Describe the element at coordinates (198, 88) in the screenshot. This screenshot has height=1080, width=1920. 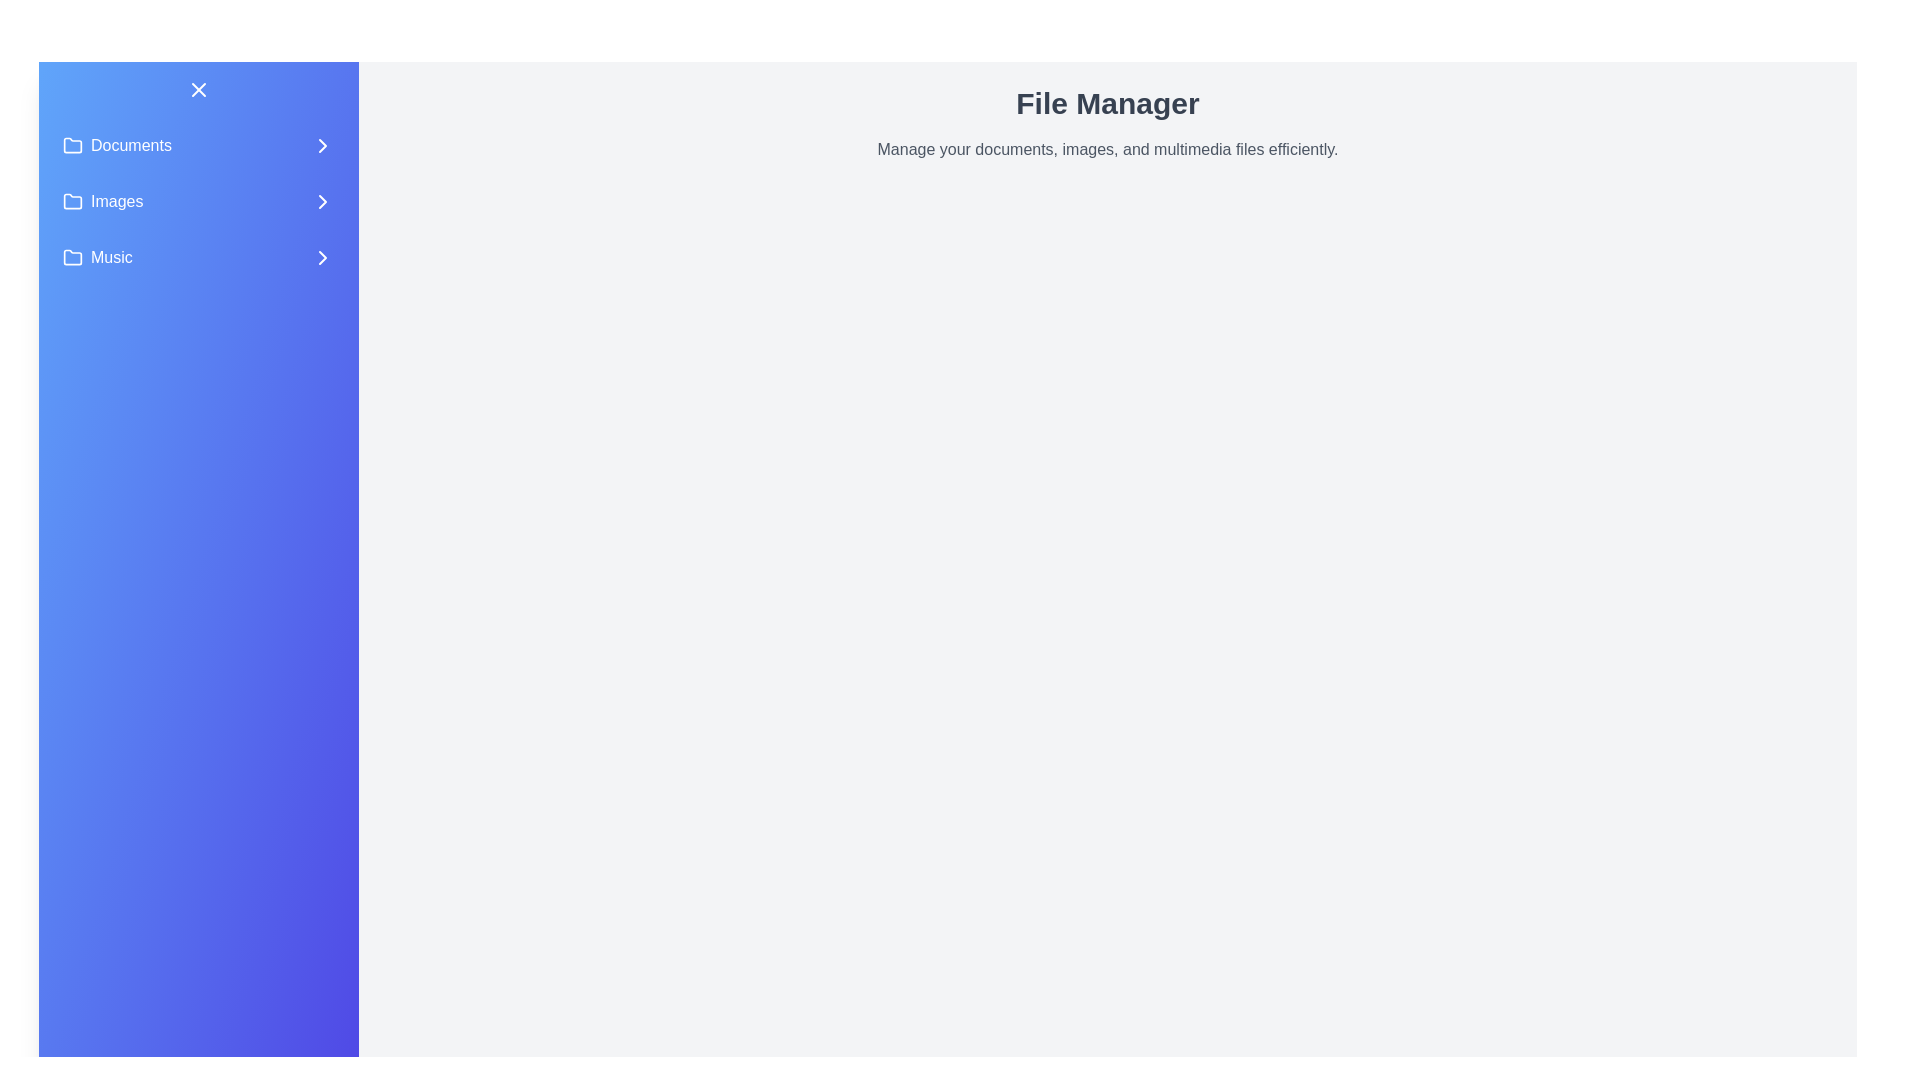
I see `the toggle button located at the top-left corner of the drawer to toggle its open/close state` at that location.